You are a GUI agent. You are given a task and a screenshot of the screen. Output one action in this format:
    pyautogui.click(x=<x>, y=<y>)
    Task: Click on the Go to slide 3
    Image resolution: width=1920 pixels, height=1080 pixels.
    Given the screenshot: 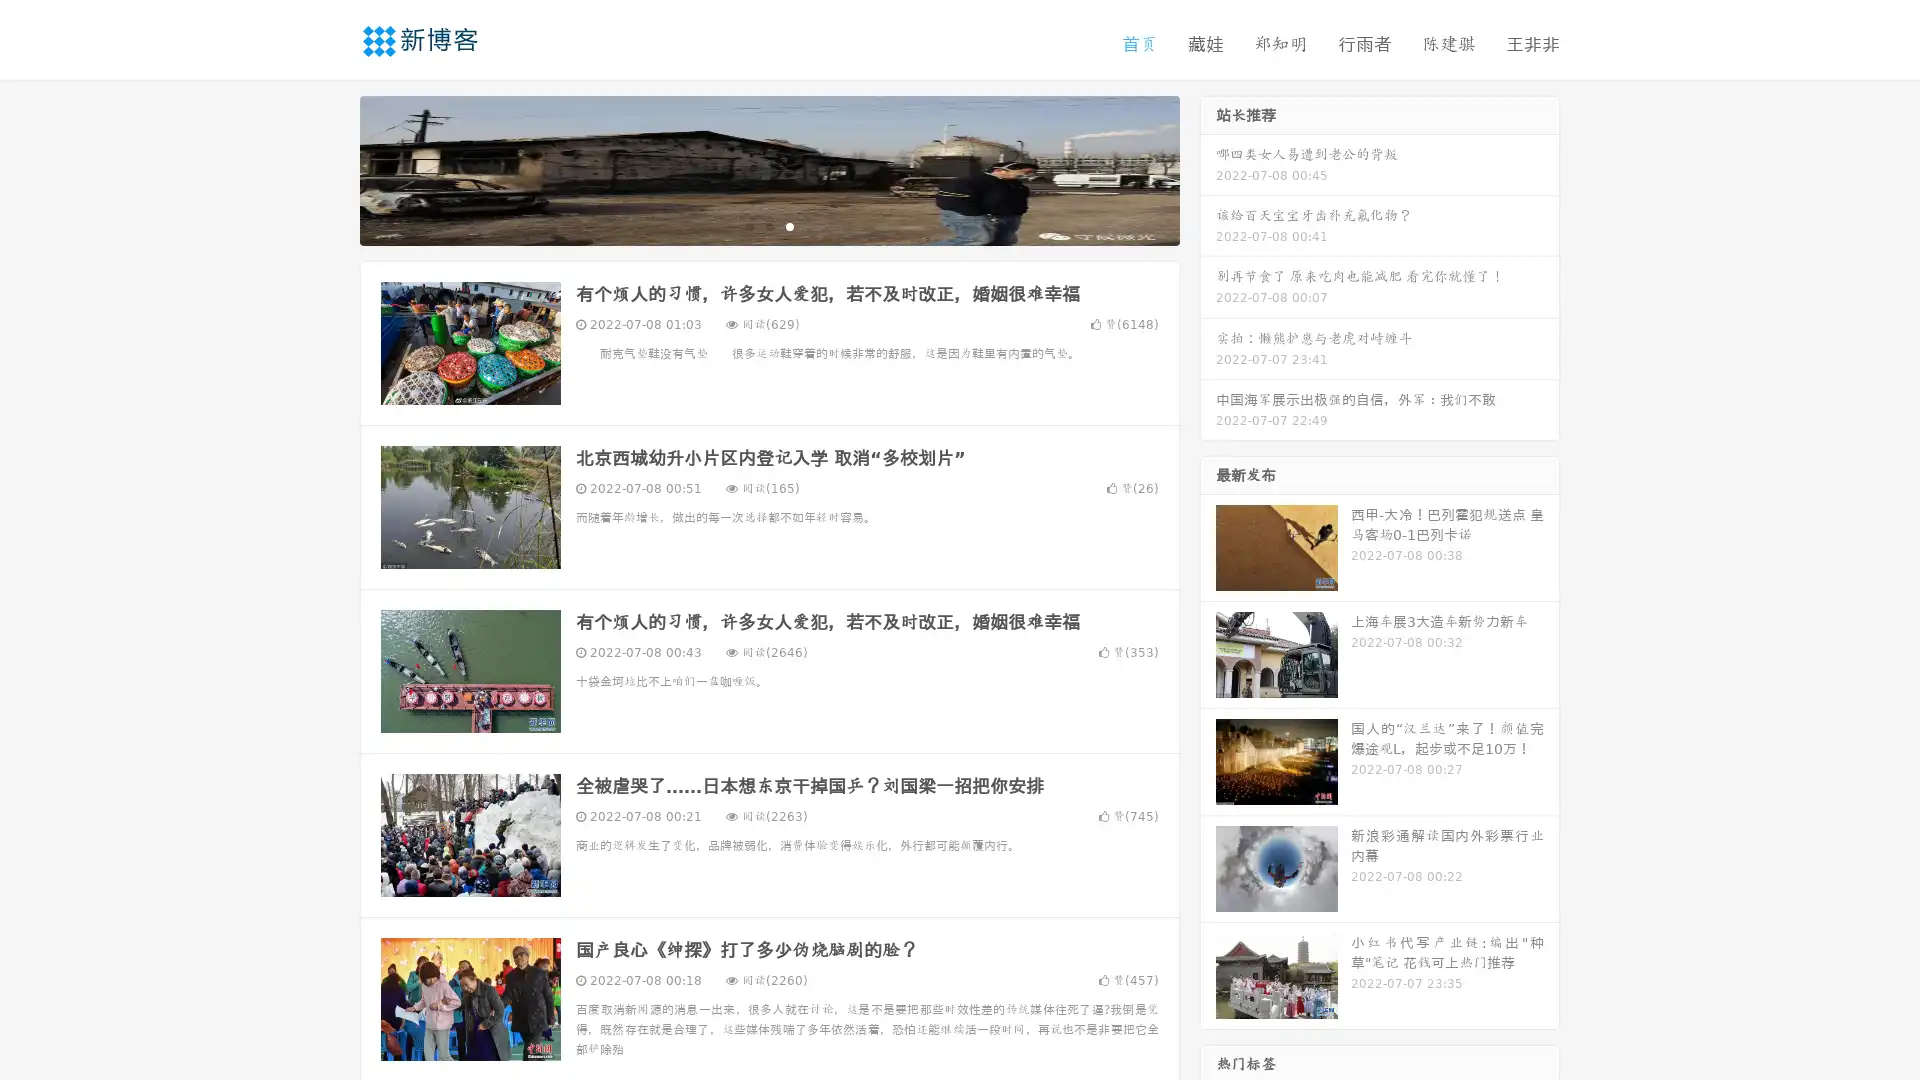 What is the action you would take?
    pyautogui.click(x=789, y=225)
    